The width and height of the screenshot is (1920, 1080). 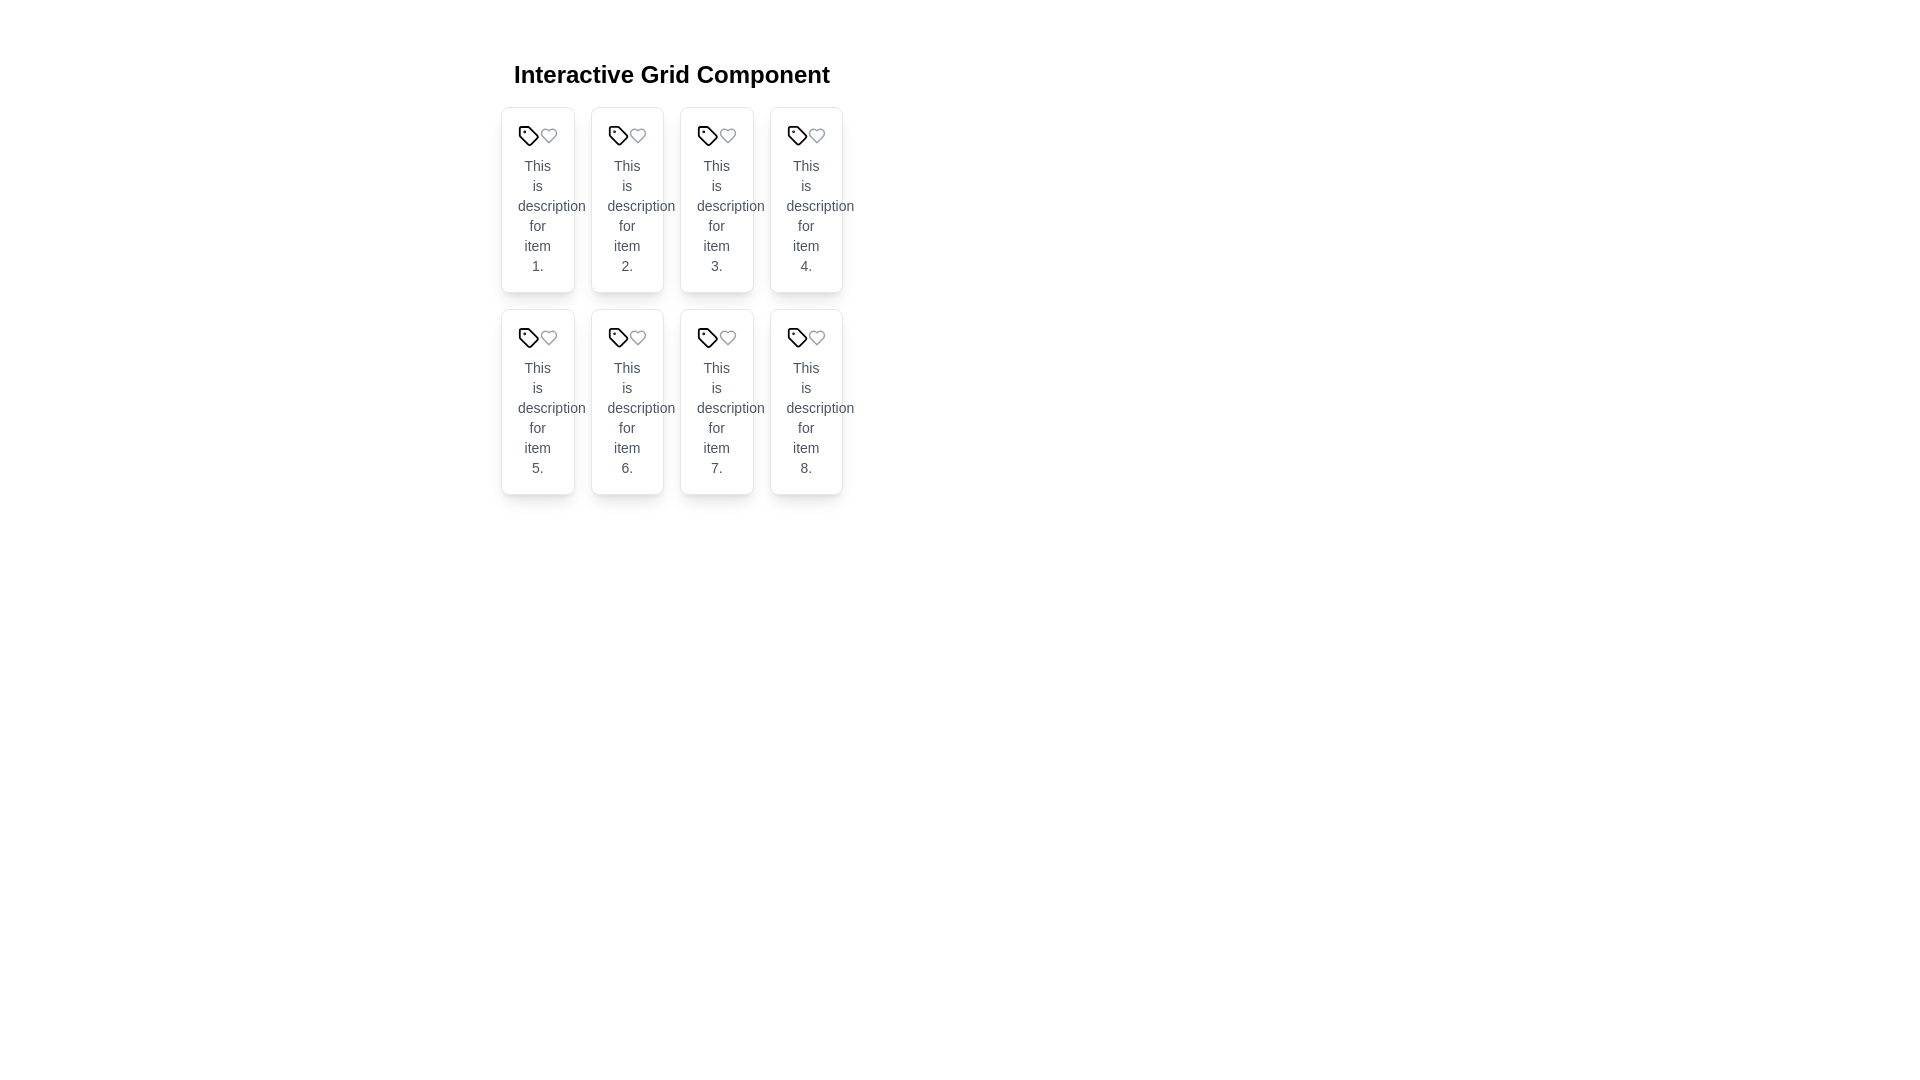 What do you see at coordinates (796, 135) in the screenshot?
I see `the vector graphic icon located in the fourth tile of the 'Interactive Grid Component', which is labeled 'Tile 4' with the description 'This is description for item 4.'` at bounding box center [796, 135].